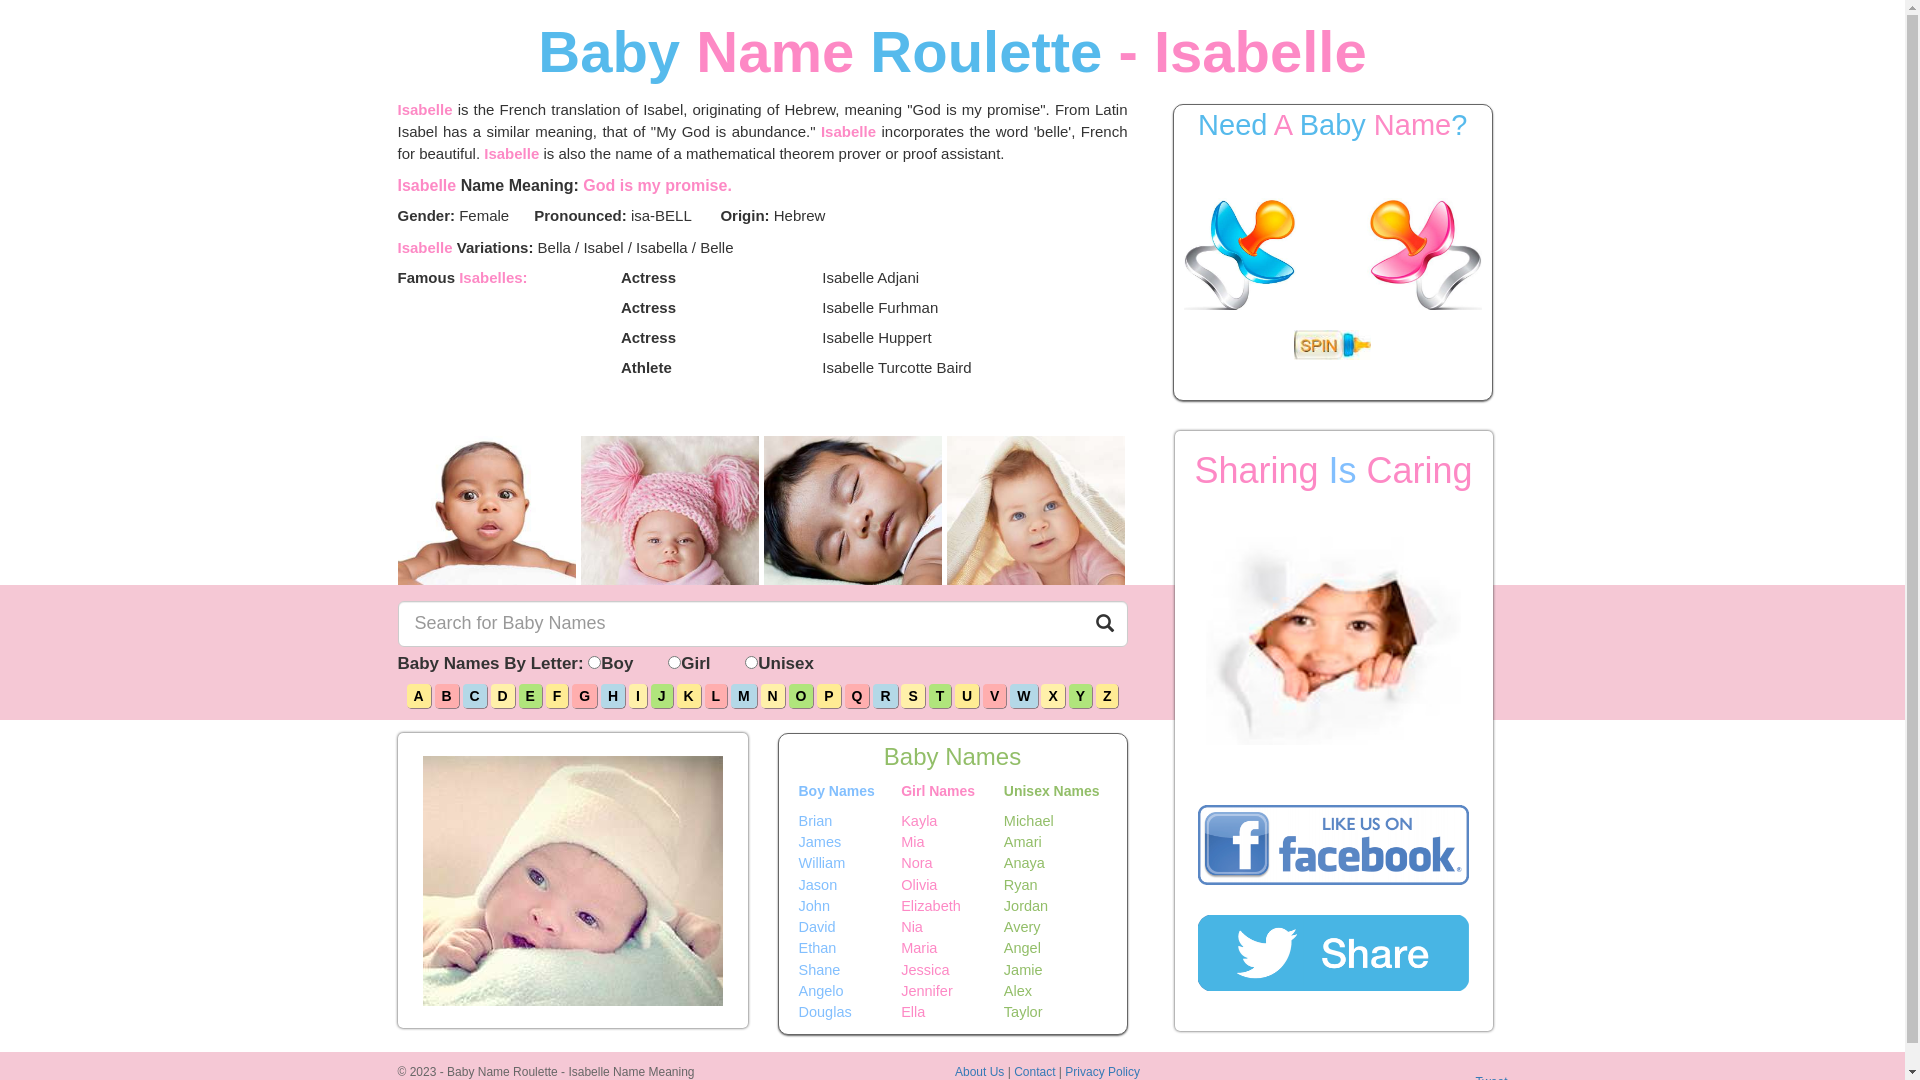 The height and width of the screenshot is (1080, 1920). What do you see at coordinates (729, 694) in the screenshot?
I see `'M'` at bounding box center [729, 694].